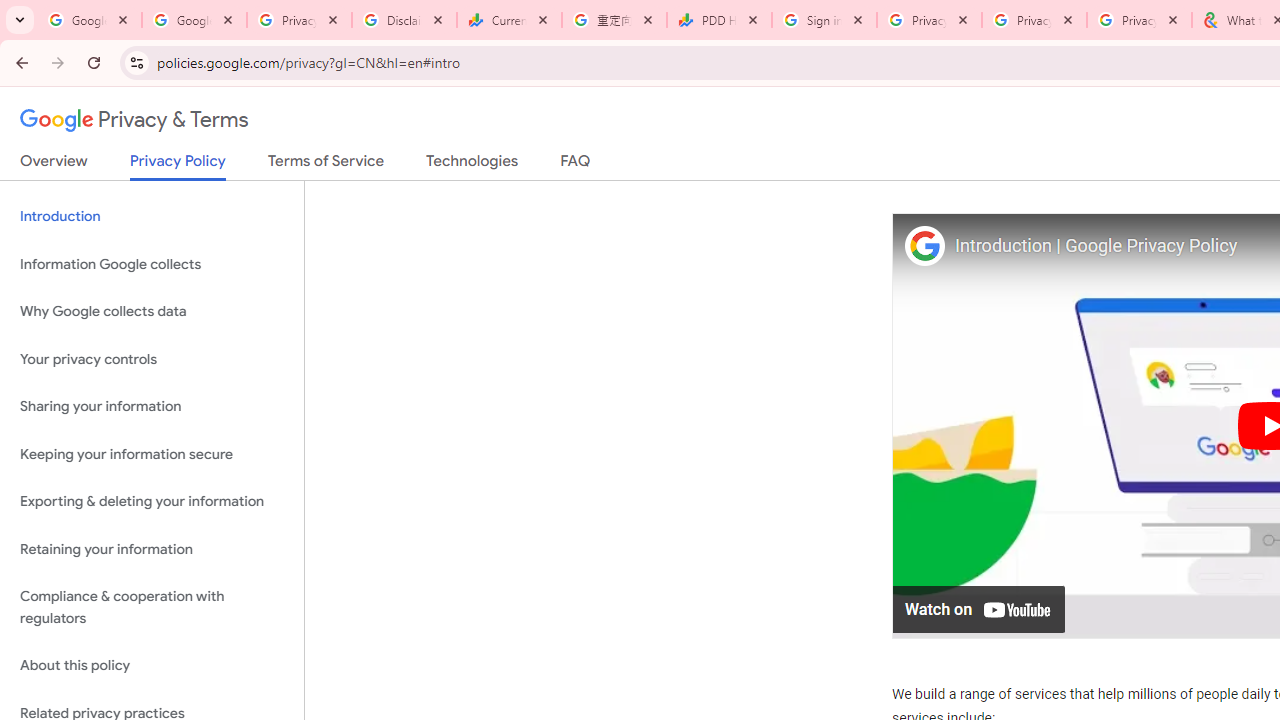 Image resolution: width=1280 pixels, height=720 pixels. What do you see at coordinates (509, 20) in the screenshot?
I see `'Currencies - Google Finance'` at bounding box center [509, 20].